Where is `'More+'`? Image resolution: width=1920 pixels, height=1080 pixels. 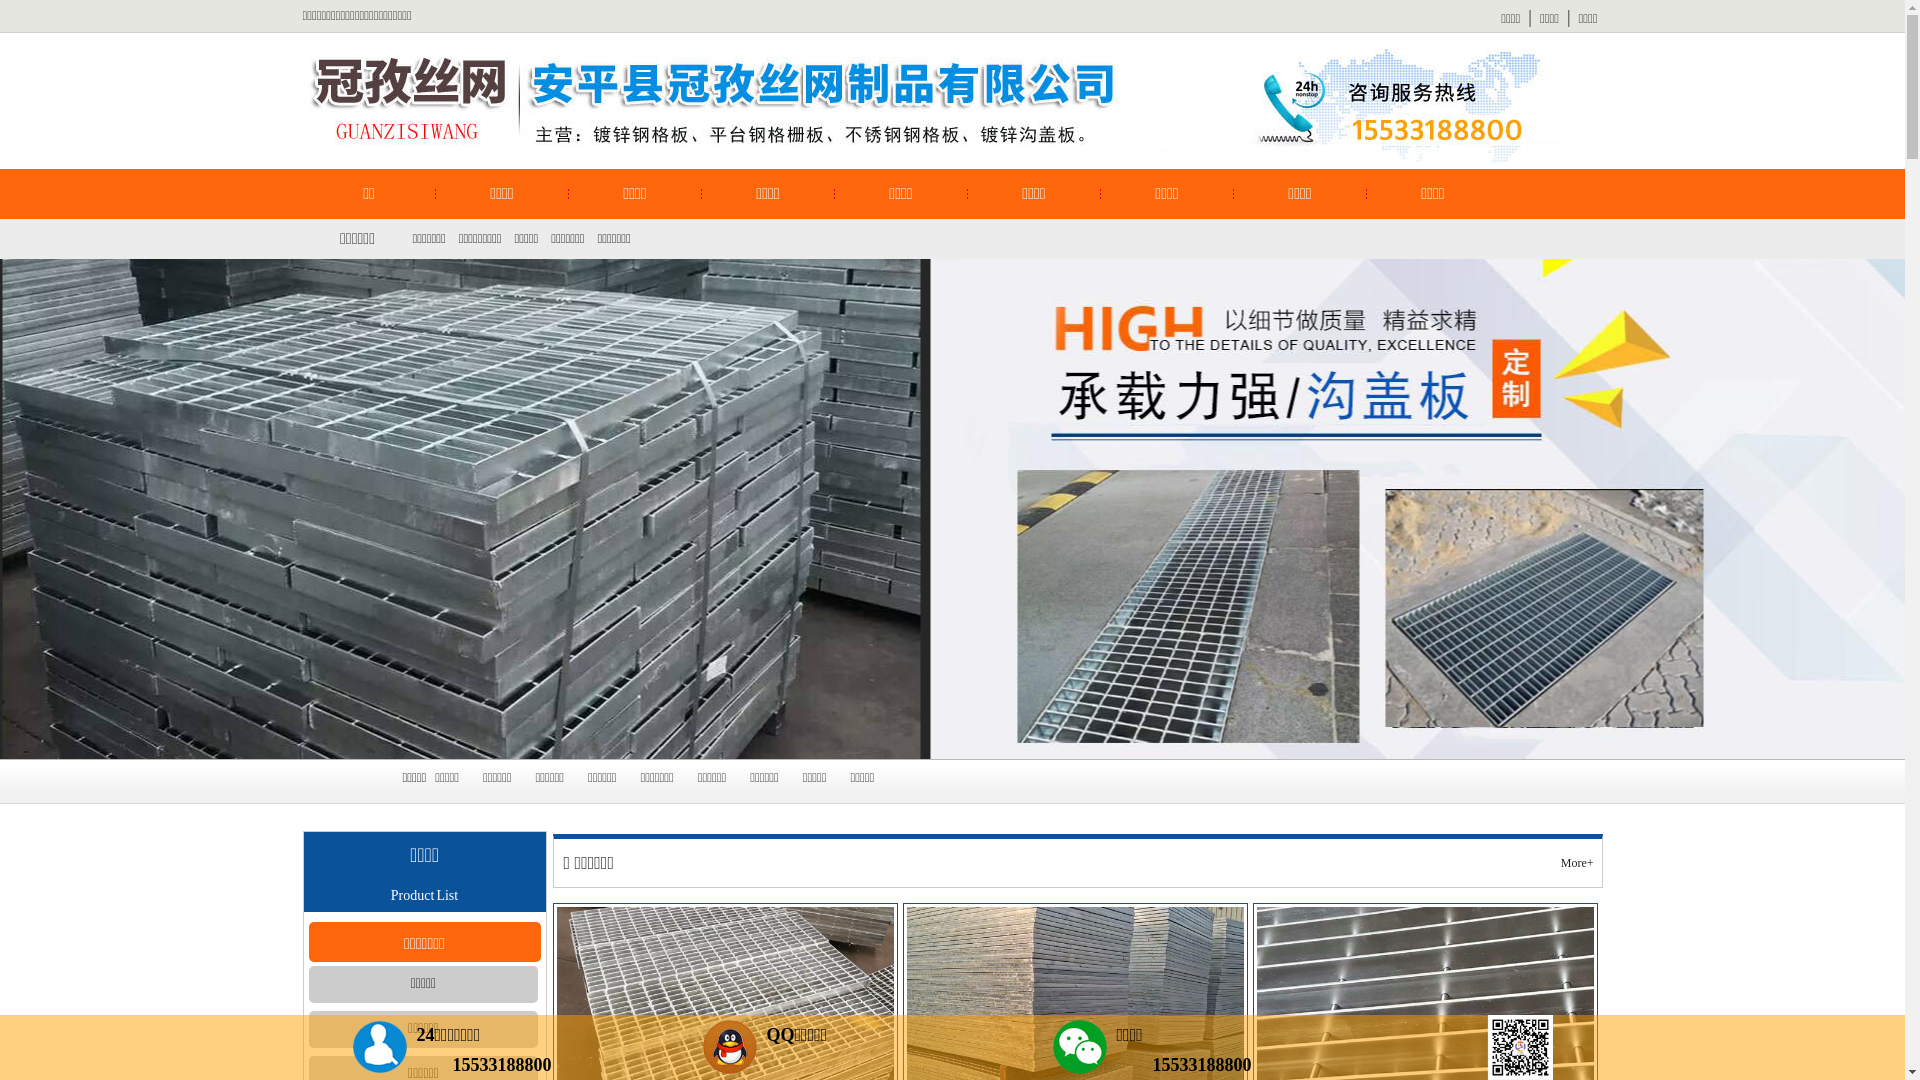 'More+' is located at coordinates (1559, 862).